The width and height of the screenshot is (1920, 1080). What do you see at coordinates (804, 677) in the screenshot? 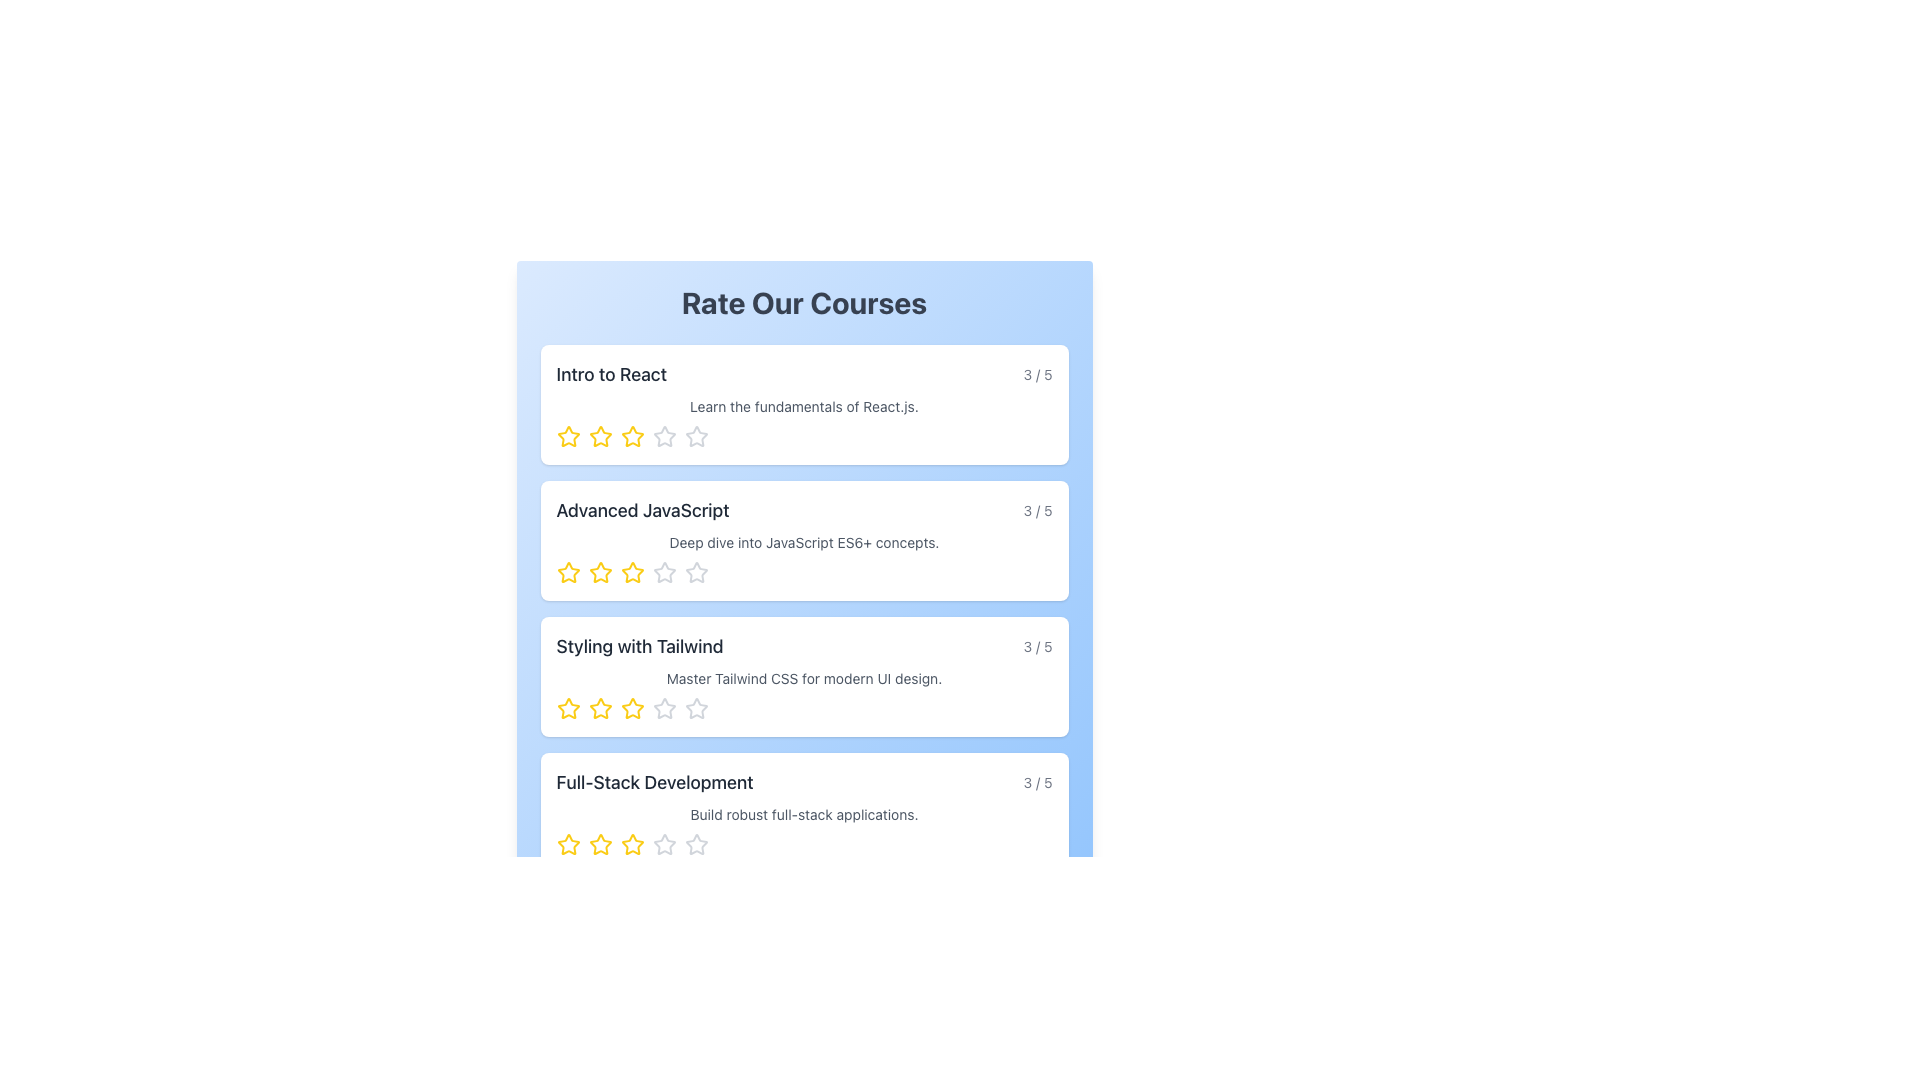
I see `text label that provides a brief description about the course 'Styling with Tailwind', positioned in the second row of the course card` at bounding box center [804, 677].